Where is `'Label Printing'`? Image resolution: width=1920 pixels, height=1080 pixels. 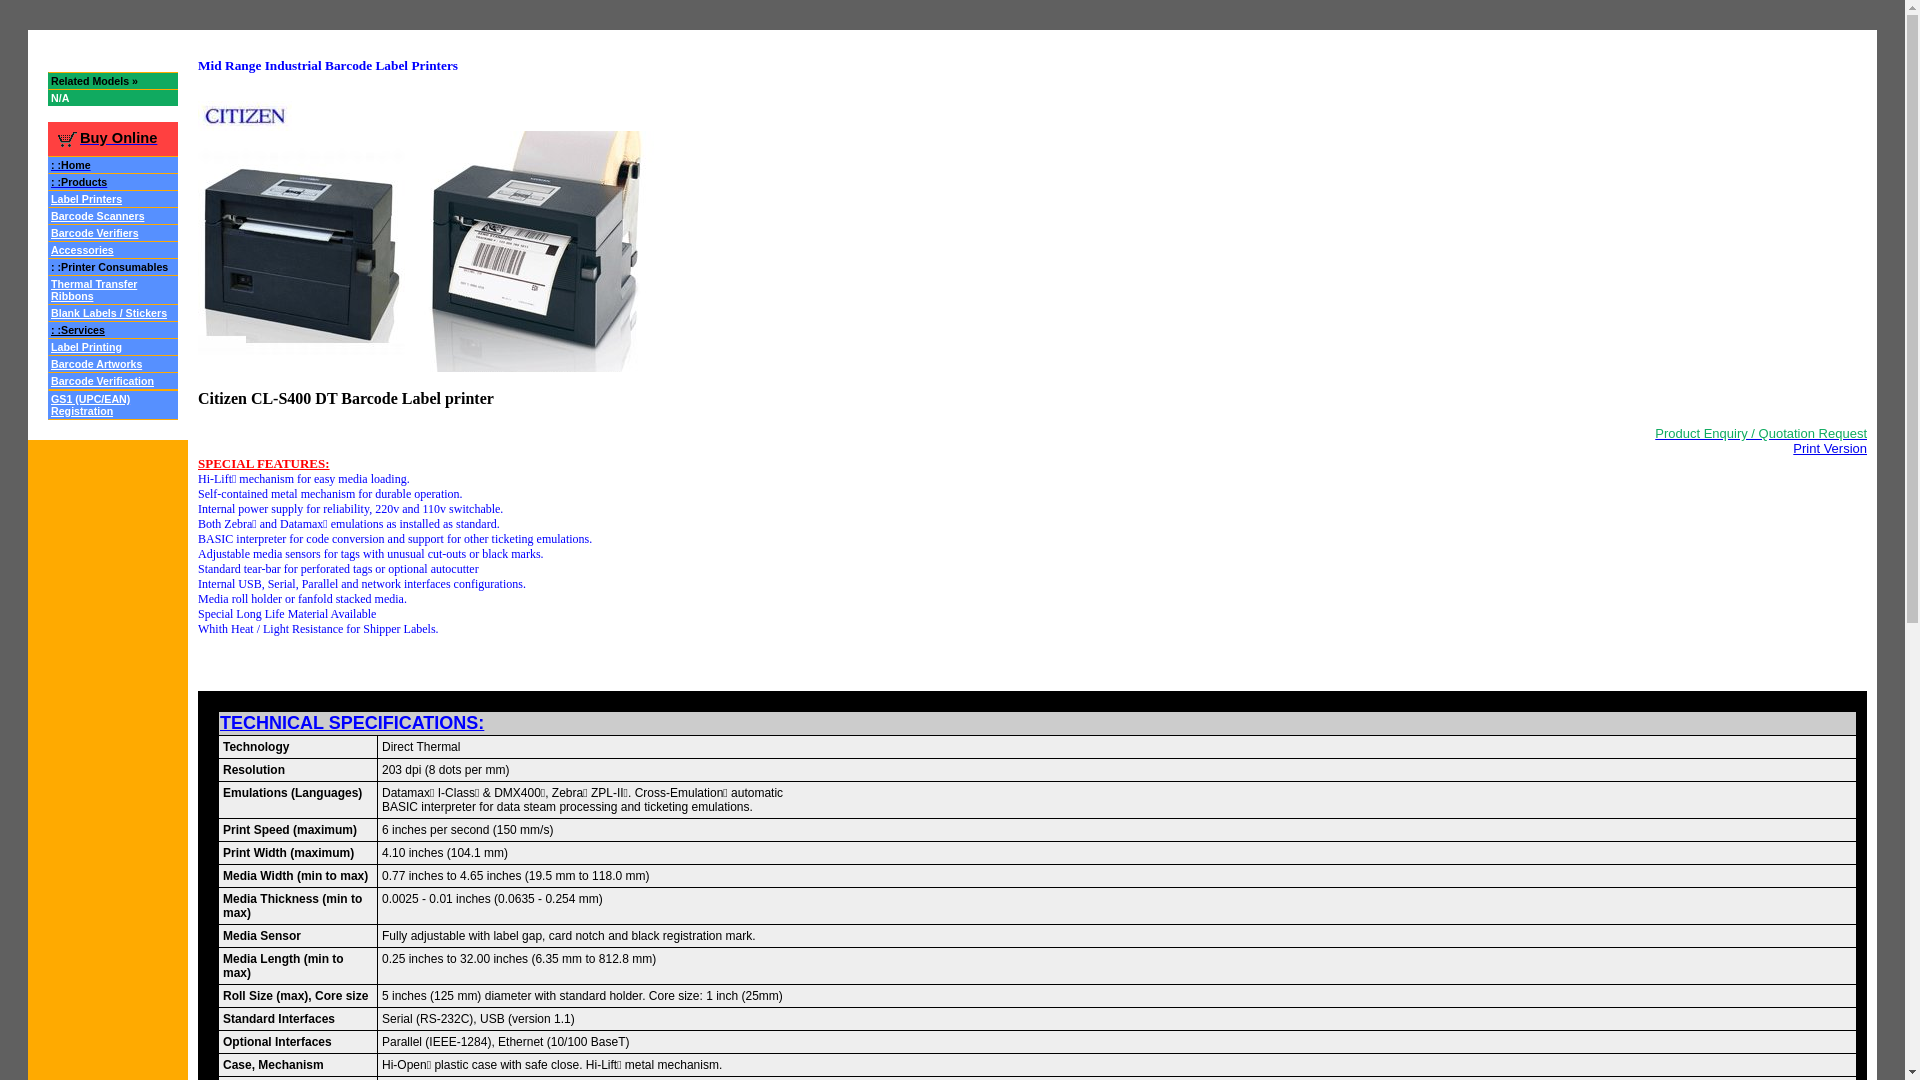 'Label Printing' is located at coordinates (85, 344).